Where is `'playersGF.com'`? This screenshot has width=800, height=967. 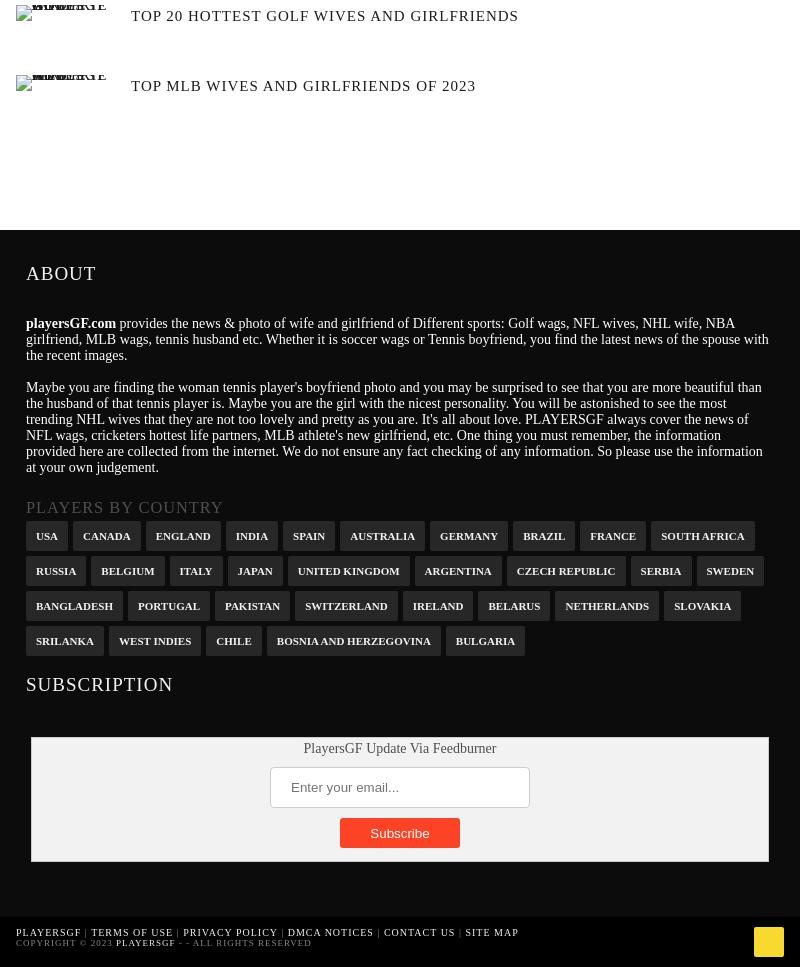 'playersGF.com' is located at coordinates (70, 323).